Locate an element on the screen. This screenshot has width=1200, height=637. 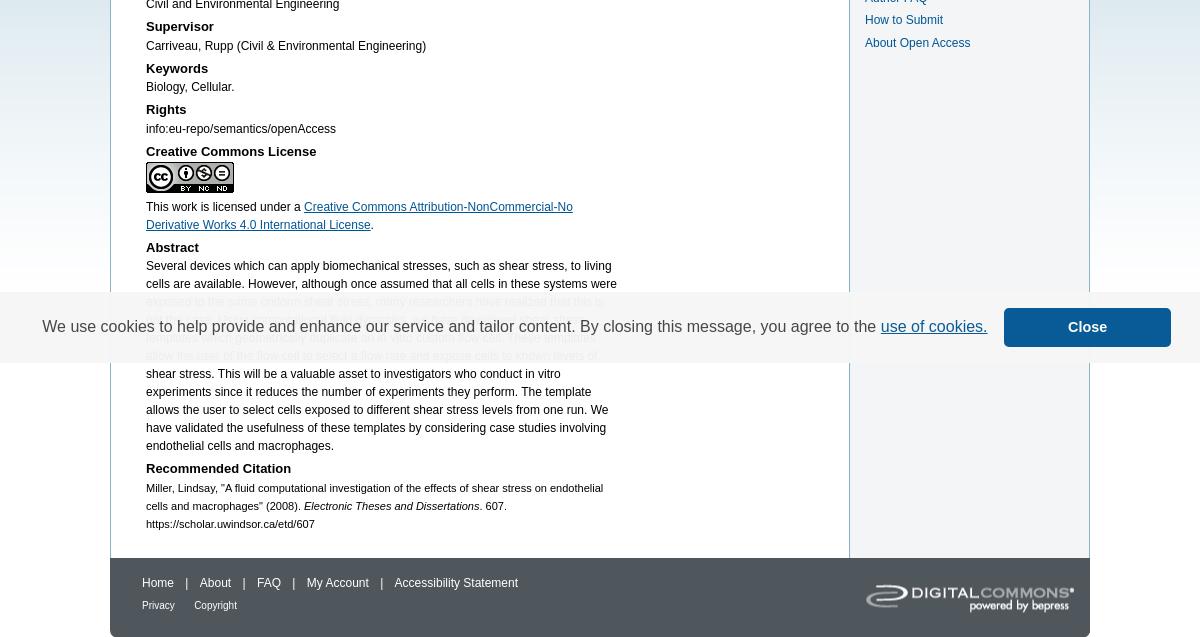
'Recommended Citation' is located at coordinates (217, 468).